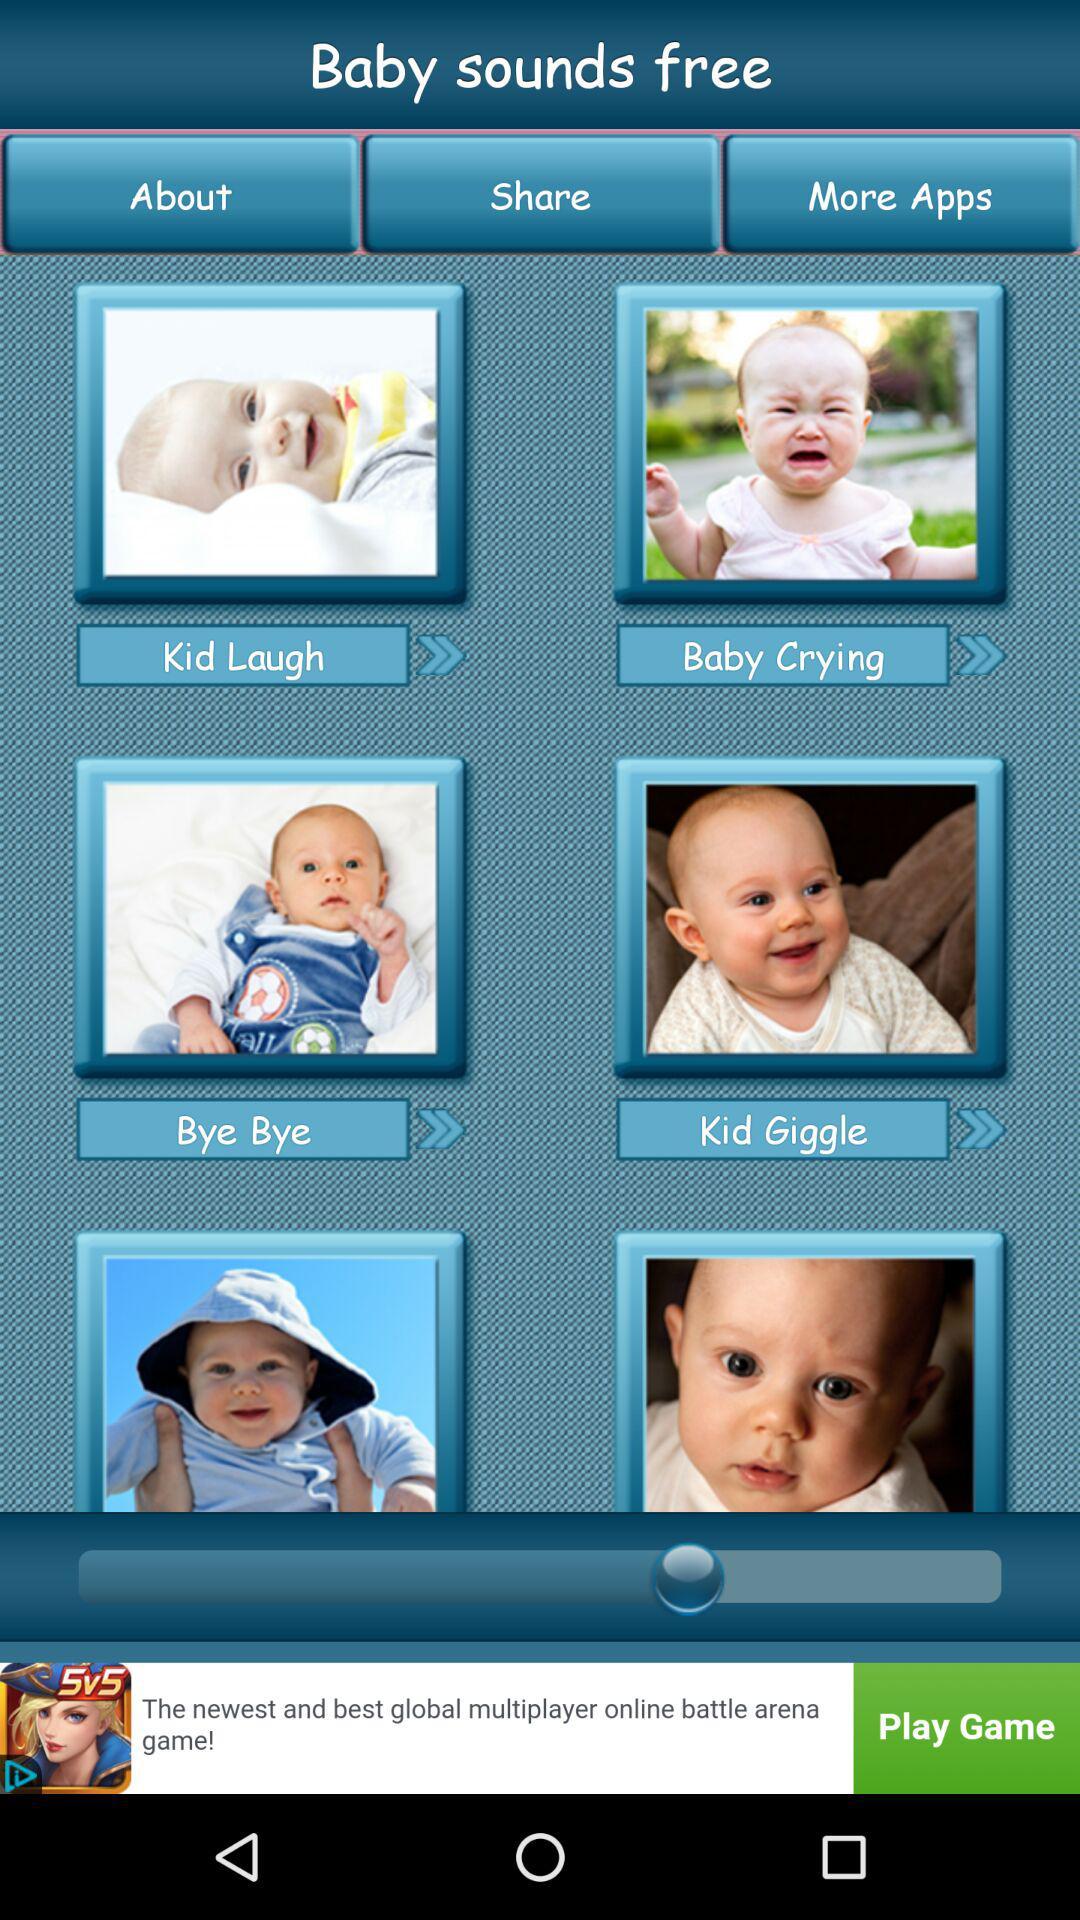 The width and height of the screenshot is (1080, 1920). Describe the element at coordinates (810, 1363) in the screenshot. I see `last sound file` at that location.